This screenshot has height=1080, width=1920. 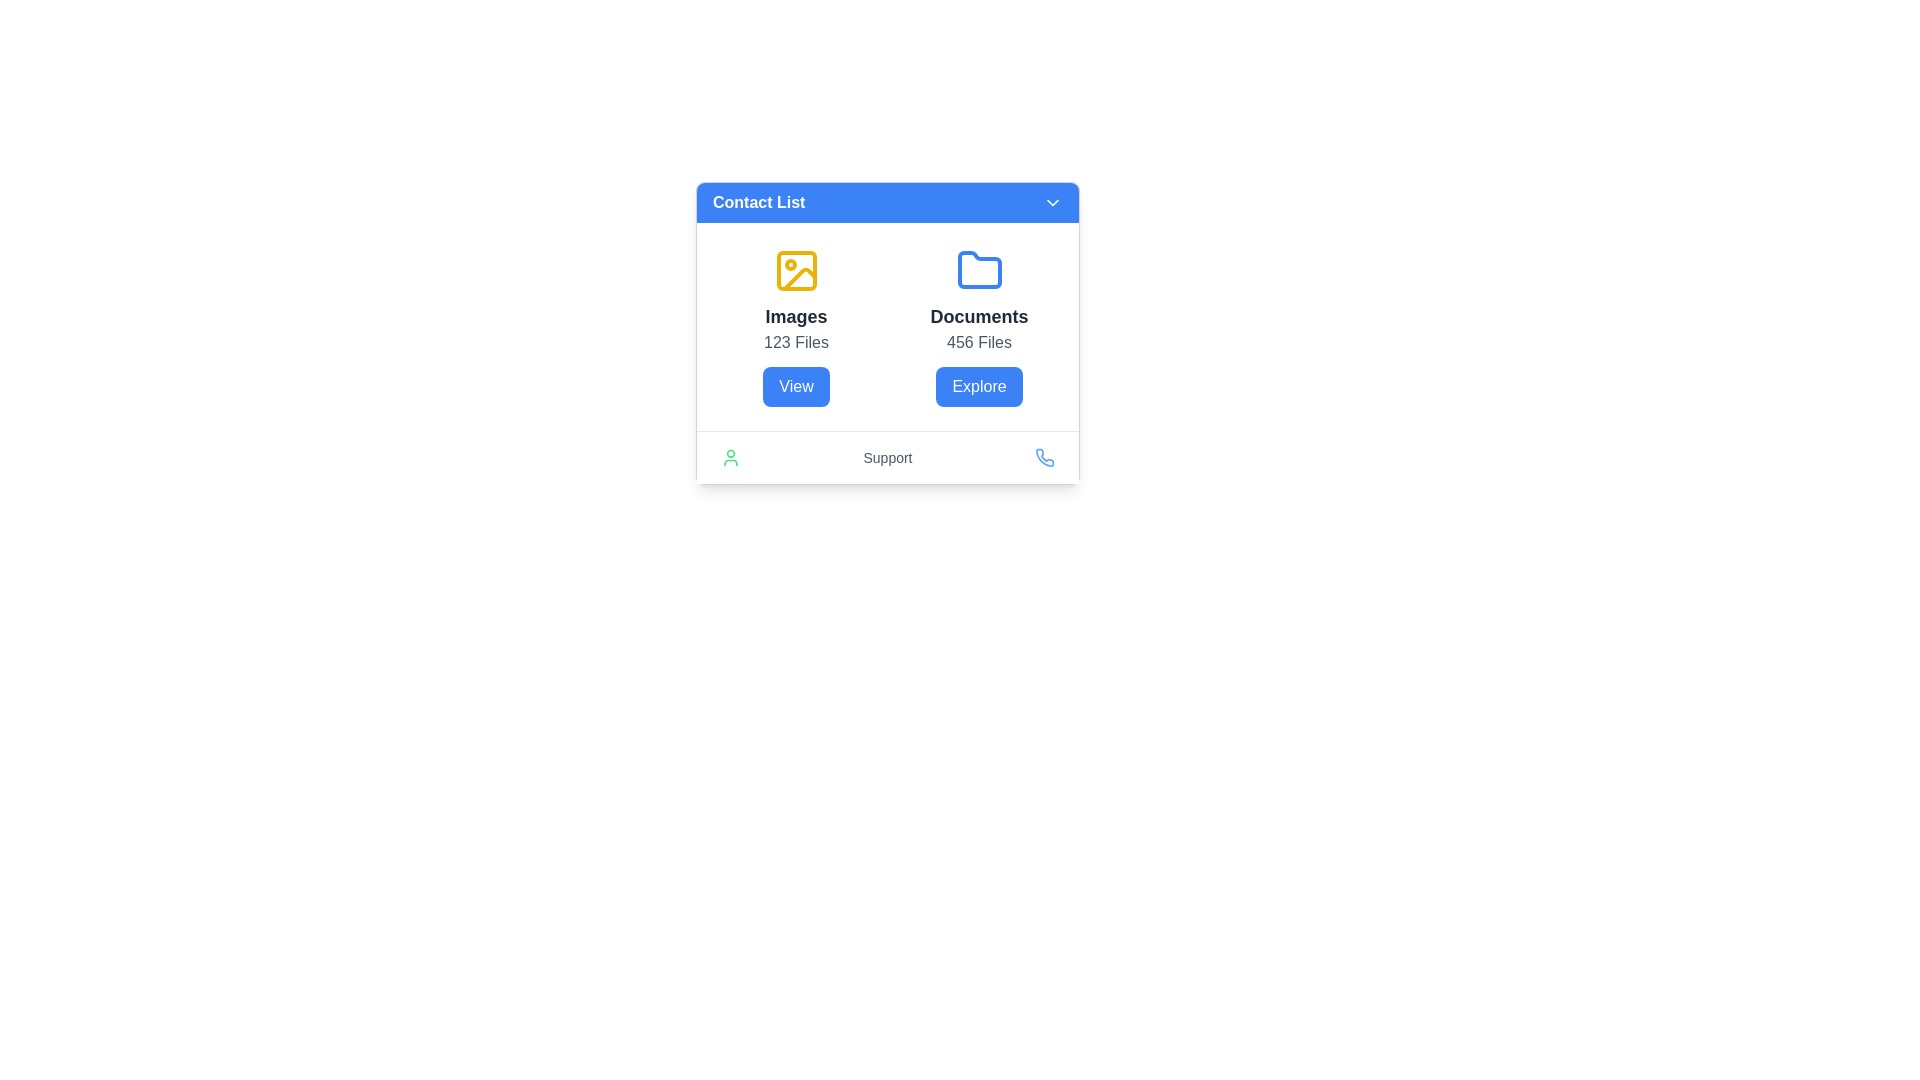 What do you see at coordinates (1044, 457) in the screenshot?
I see `the blue outline phone icon in the bottom-right corner of the 'Contact List' card to initiate a call` at bounding box center [1044, 457].